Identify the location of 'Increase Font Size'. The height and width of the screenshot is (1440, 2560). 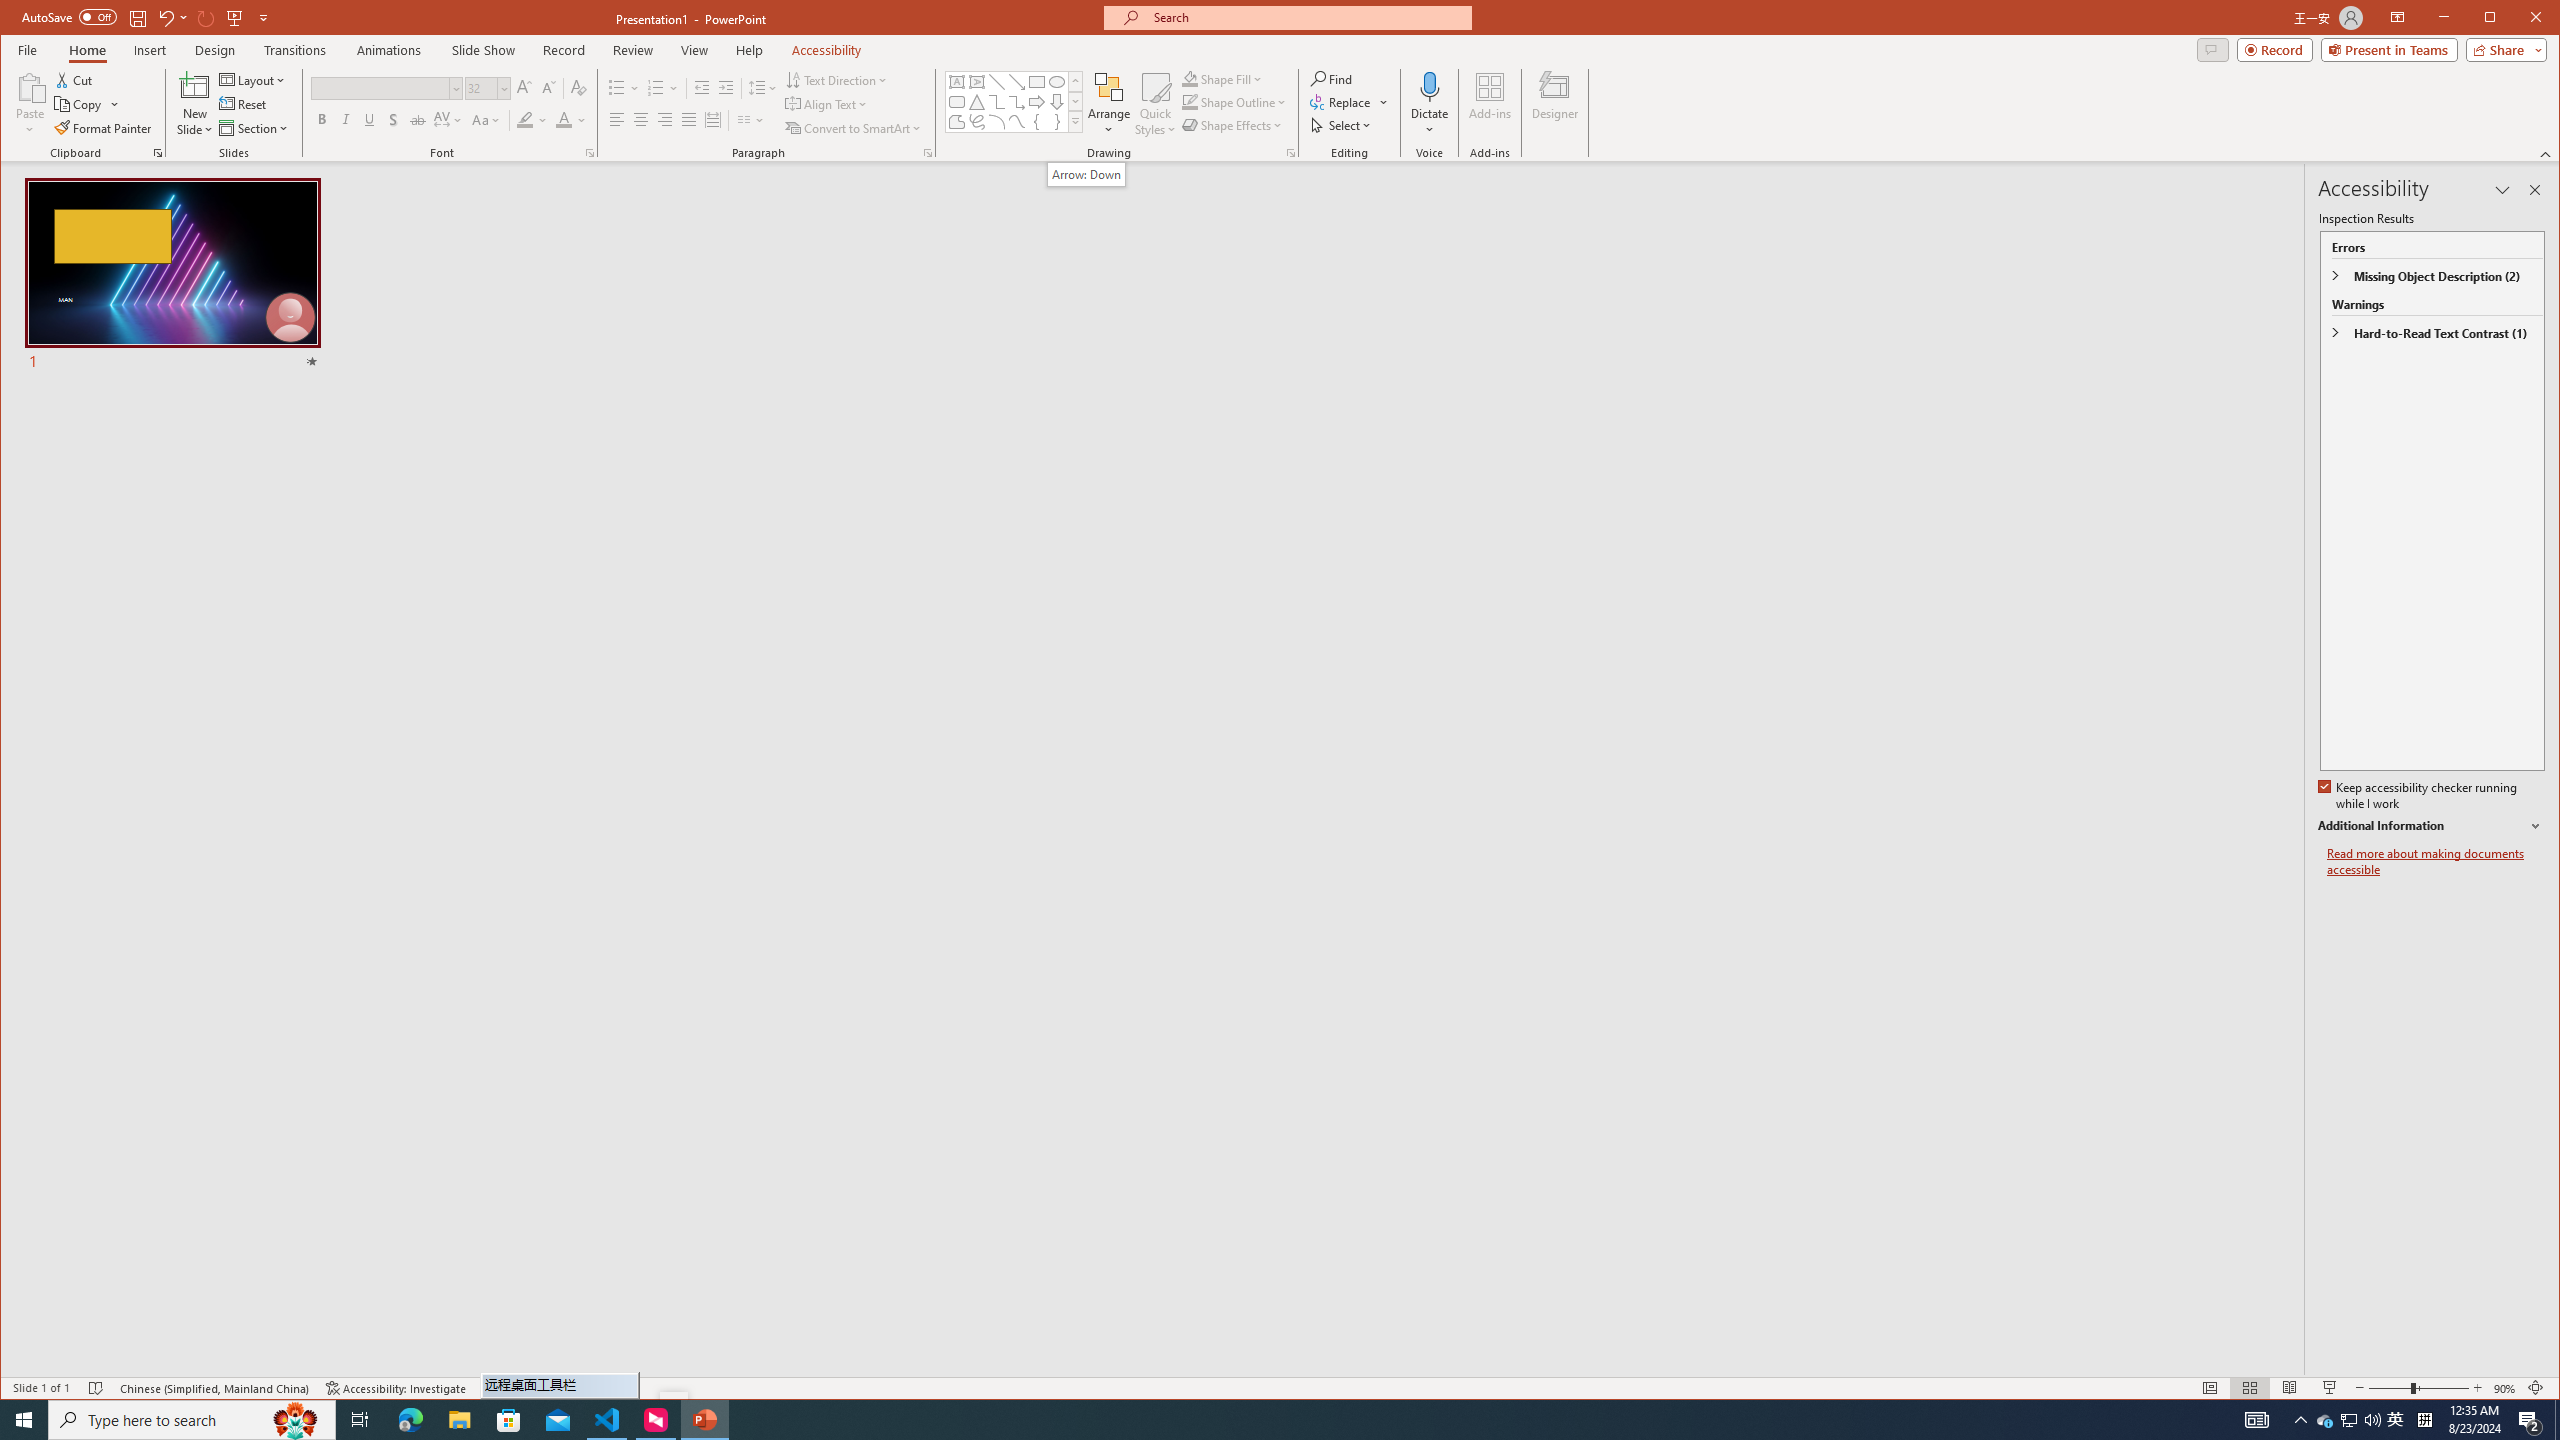
(522, 87).